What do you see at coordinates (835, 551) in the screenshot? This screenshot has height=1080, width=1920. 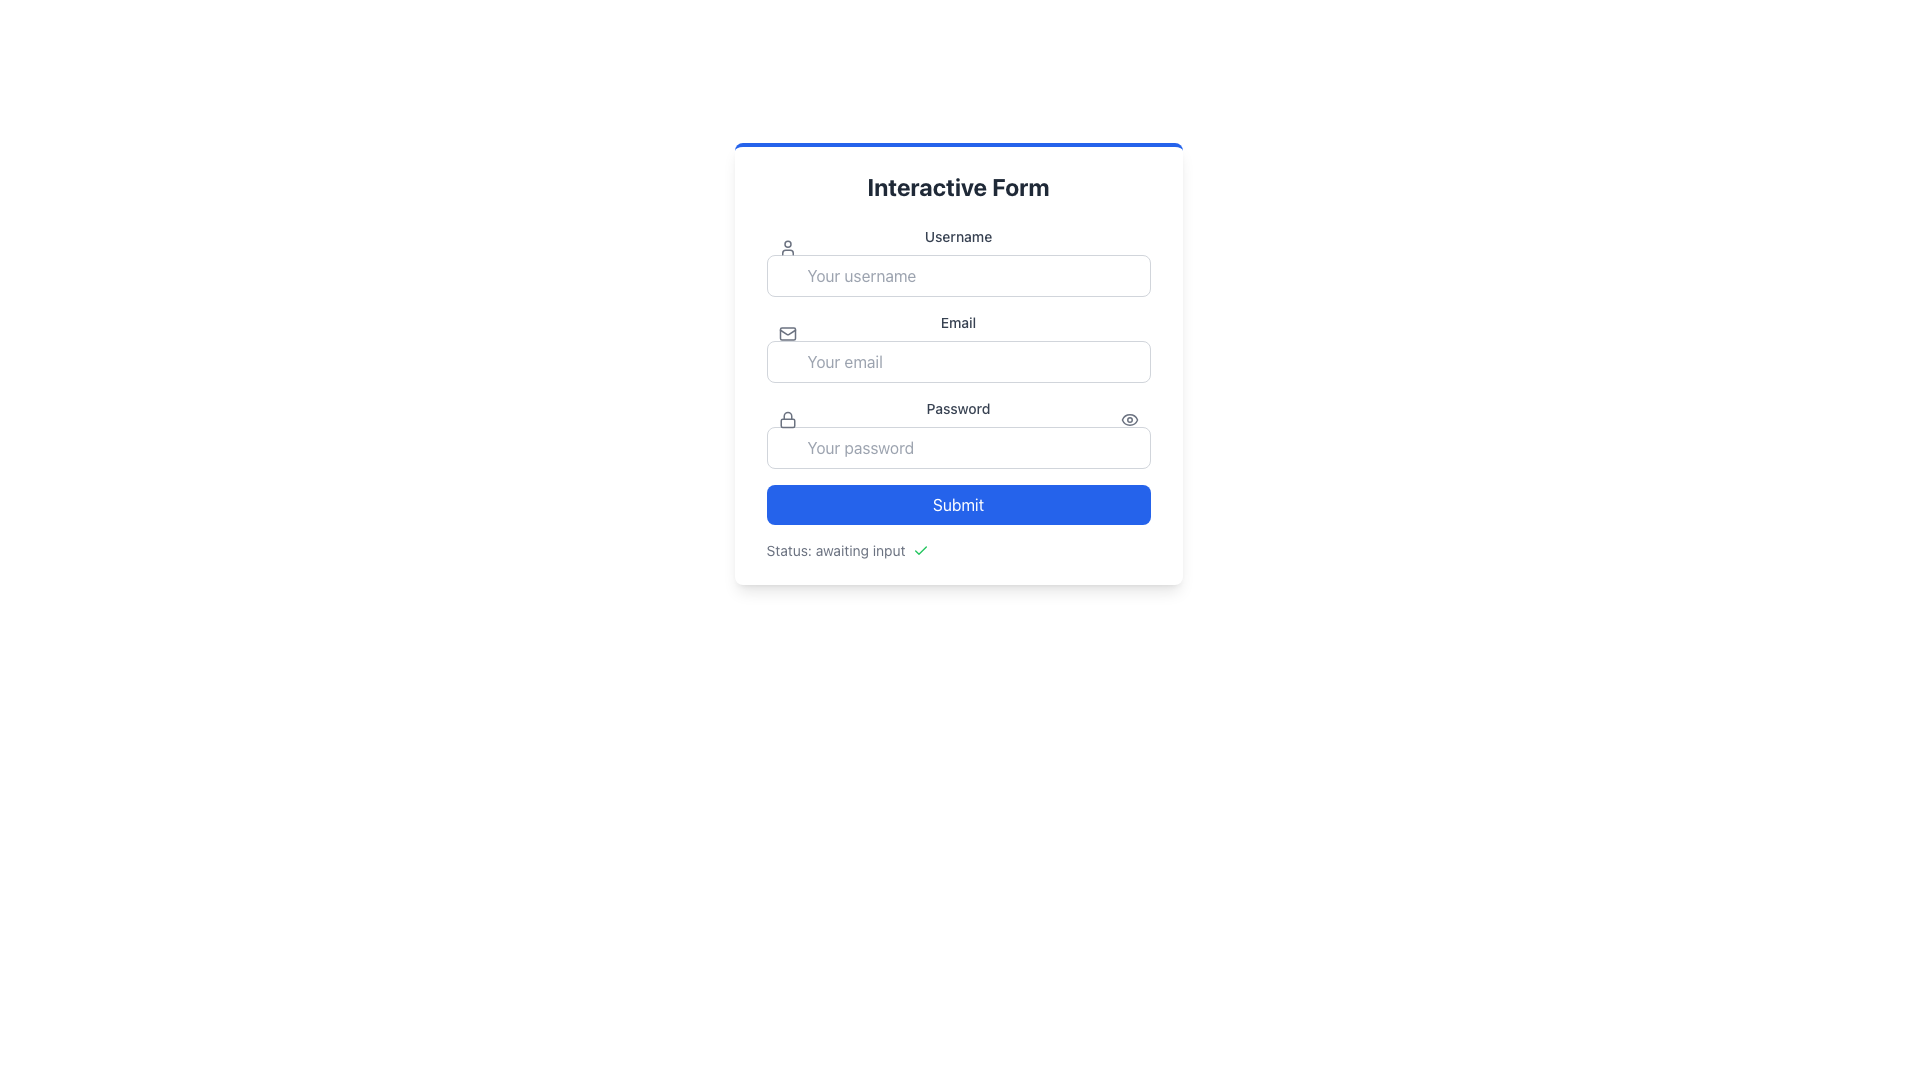 I see `the status information text element located below the 'Submit' button, aligned to the left of the green checkmark icon` at bounding box center [835, 551].